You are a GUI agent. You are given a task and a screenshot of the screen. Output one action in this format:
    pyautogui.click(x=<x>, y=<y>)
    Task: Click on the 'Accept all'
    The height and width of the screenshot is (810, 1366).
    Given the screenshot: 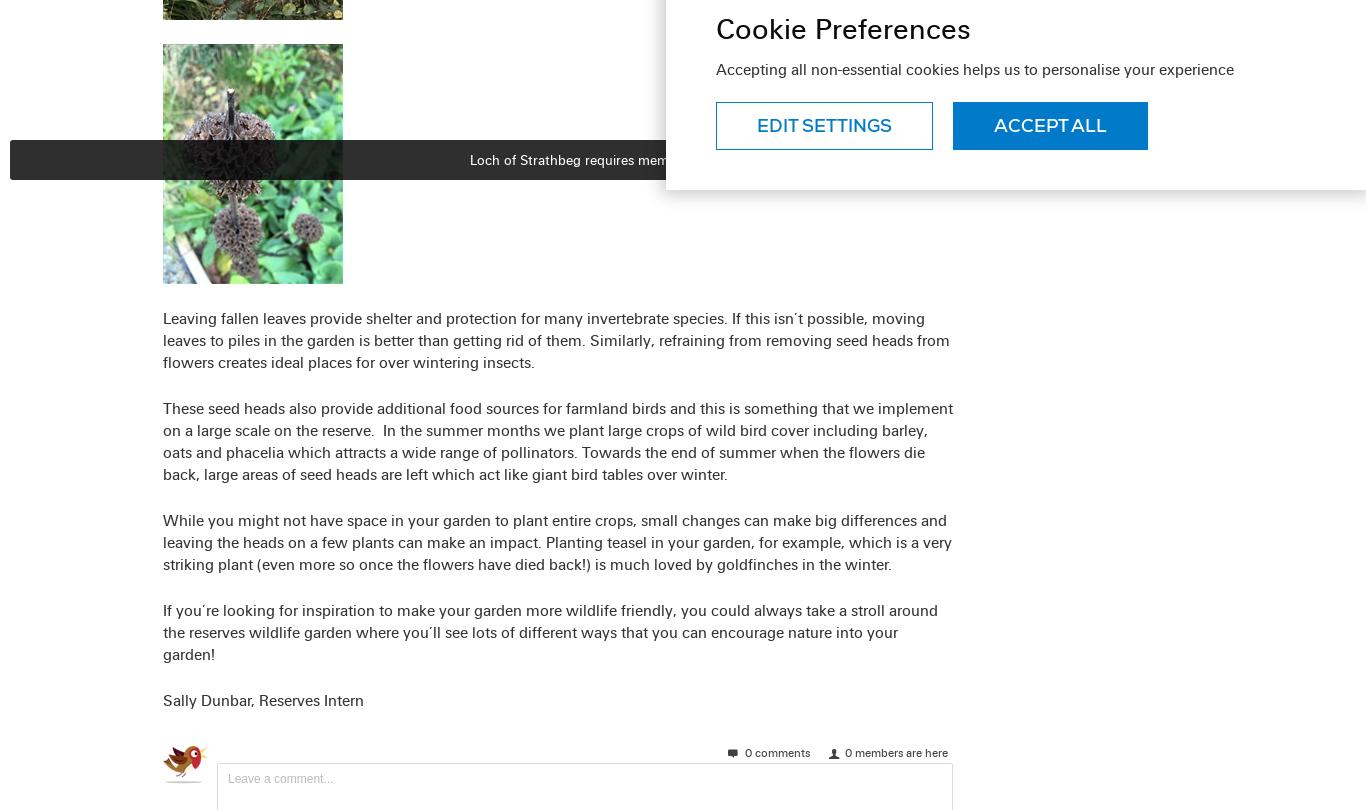 What is the action you would take?
    pyautogui.click(x=1049, y=126)
    